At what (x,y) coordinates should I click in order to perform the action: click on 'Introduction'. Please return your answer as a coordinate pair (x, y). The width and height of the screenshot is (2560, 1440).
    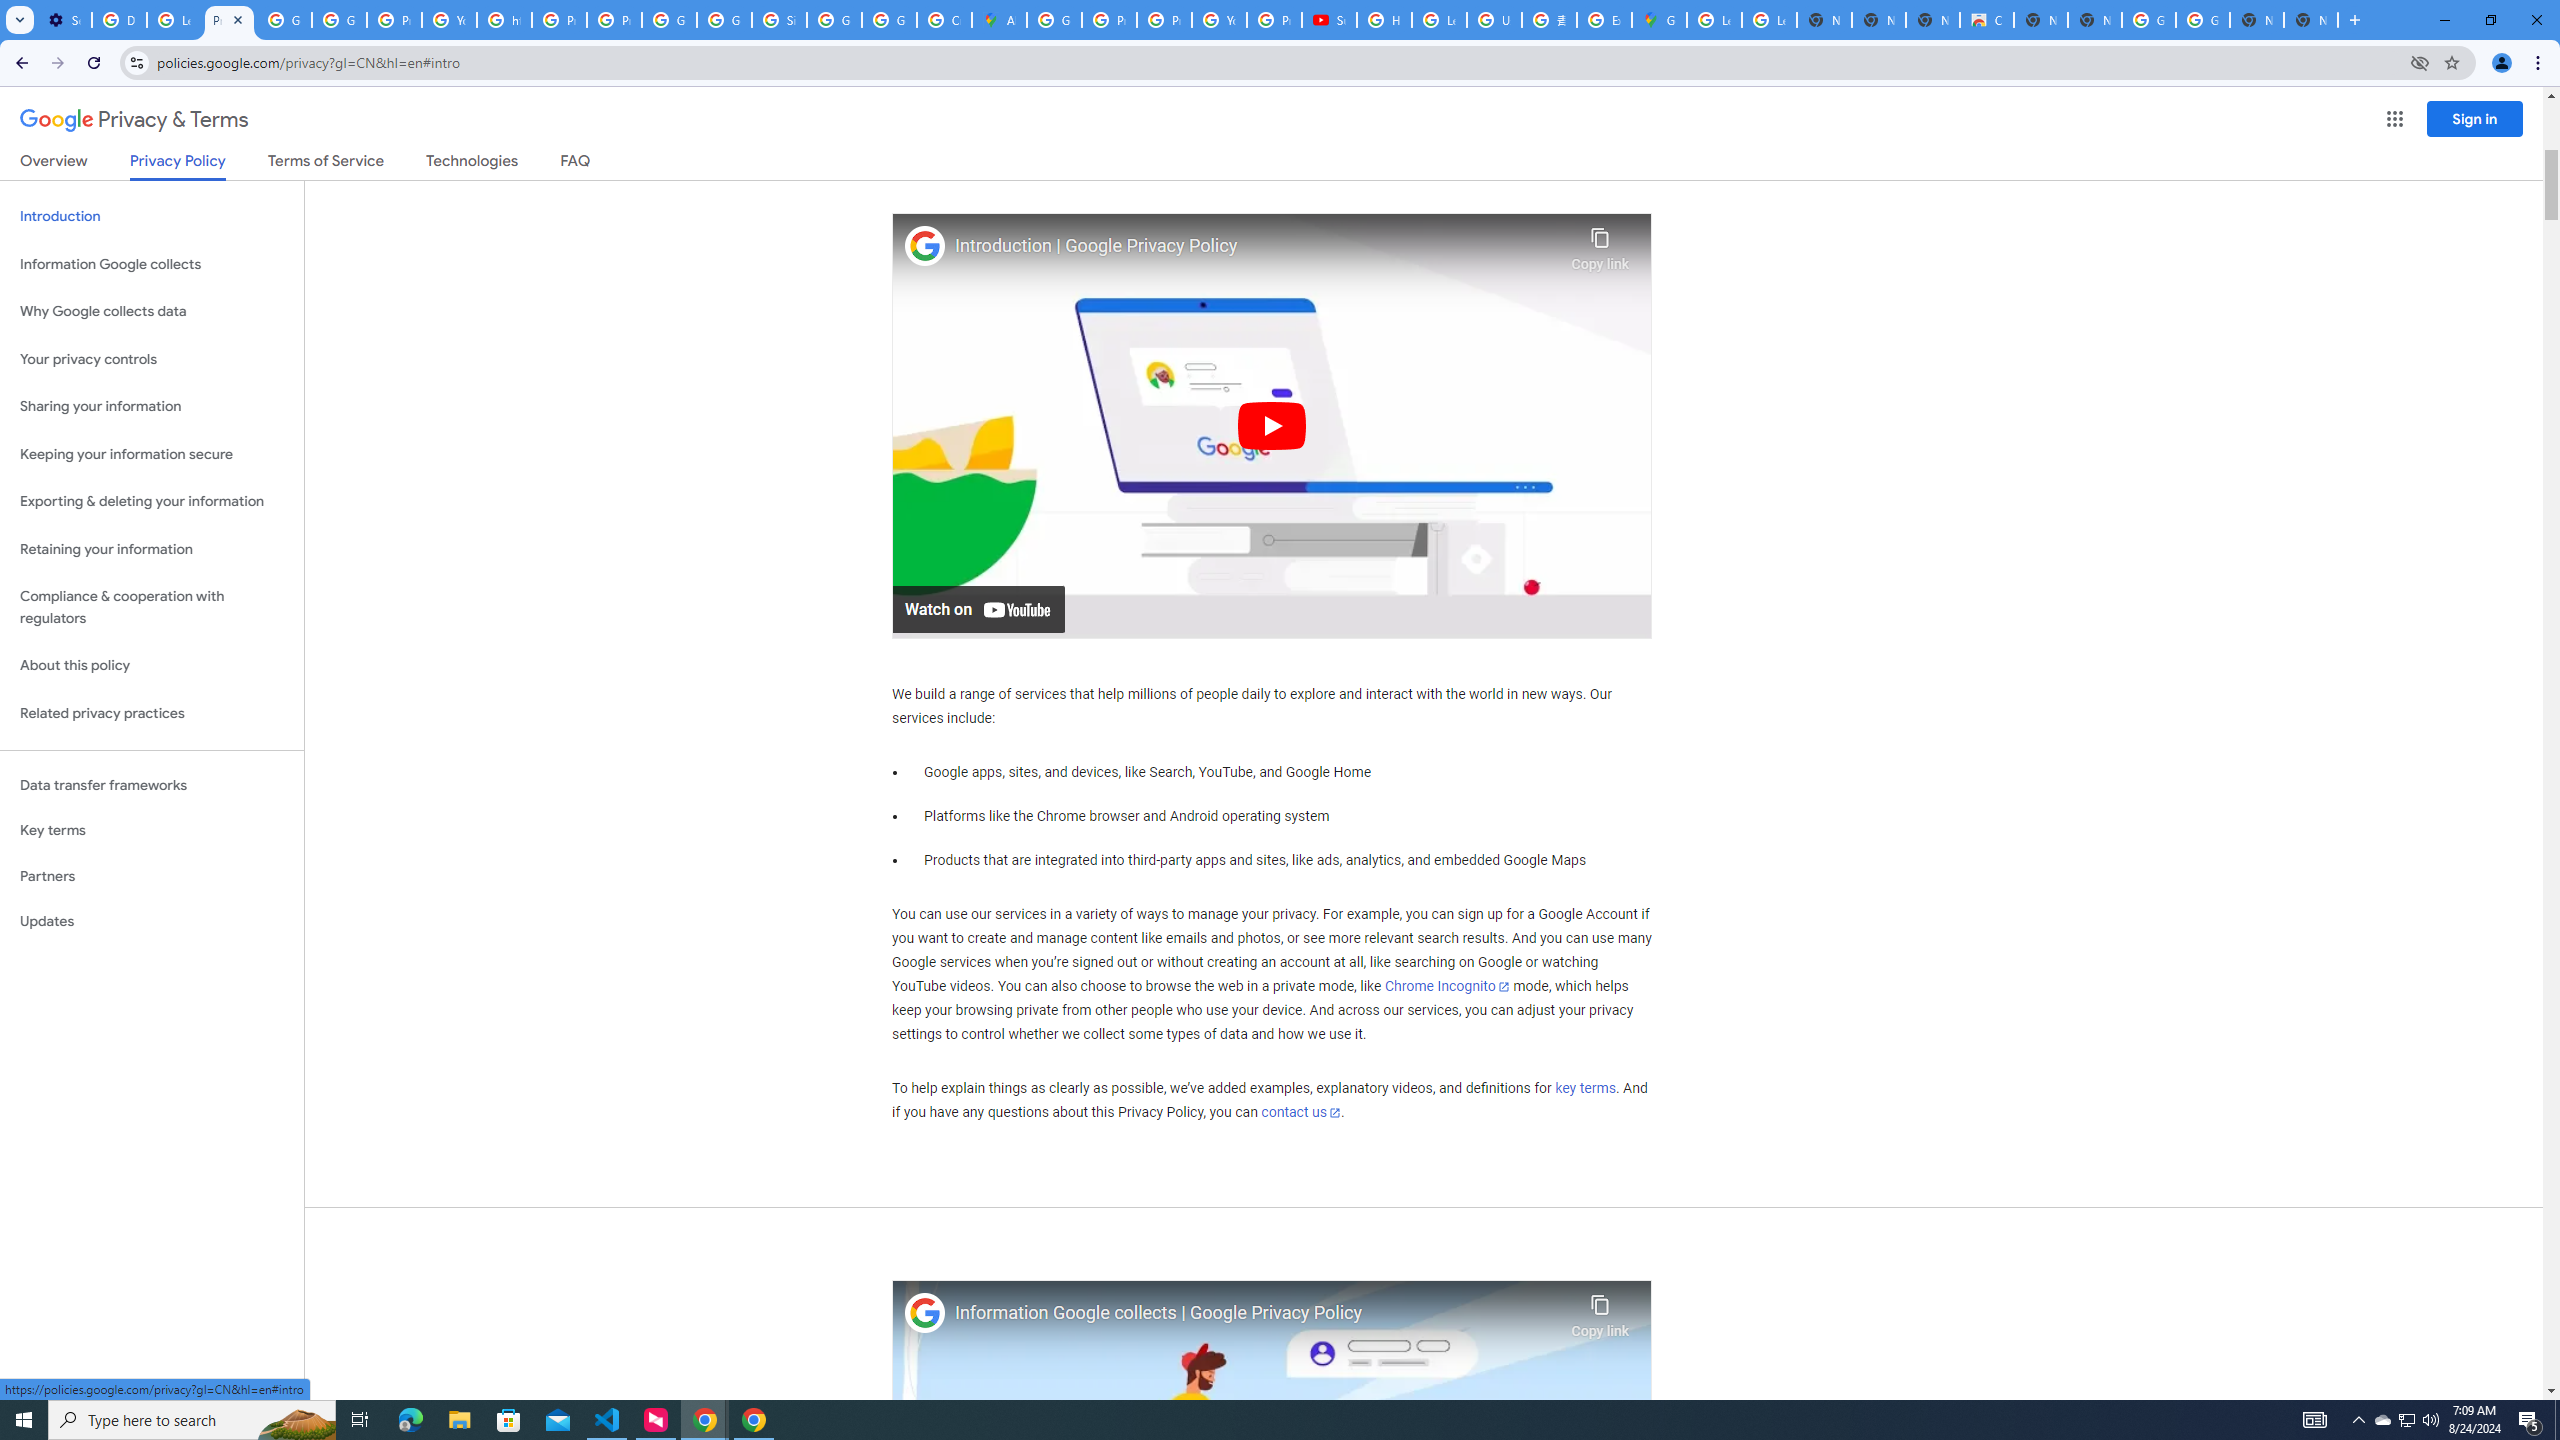
    Looking at the image, I should click on (151, 215).